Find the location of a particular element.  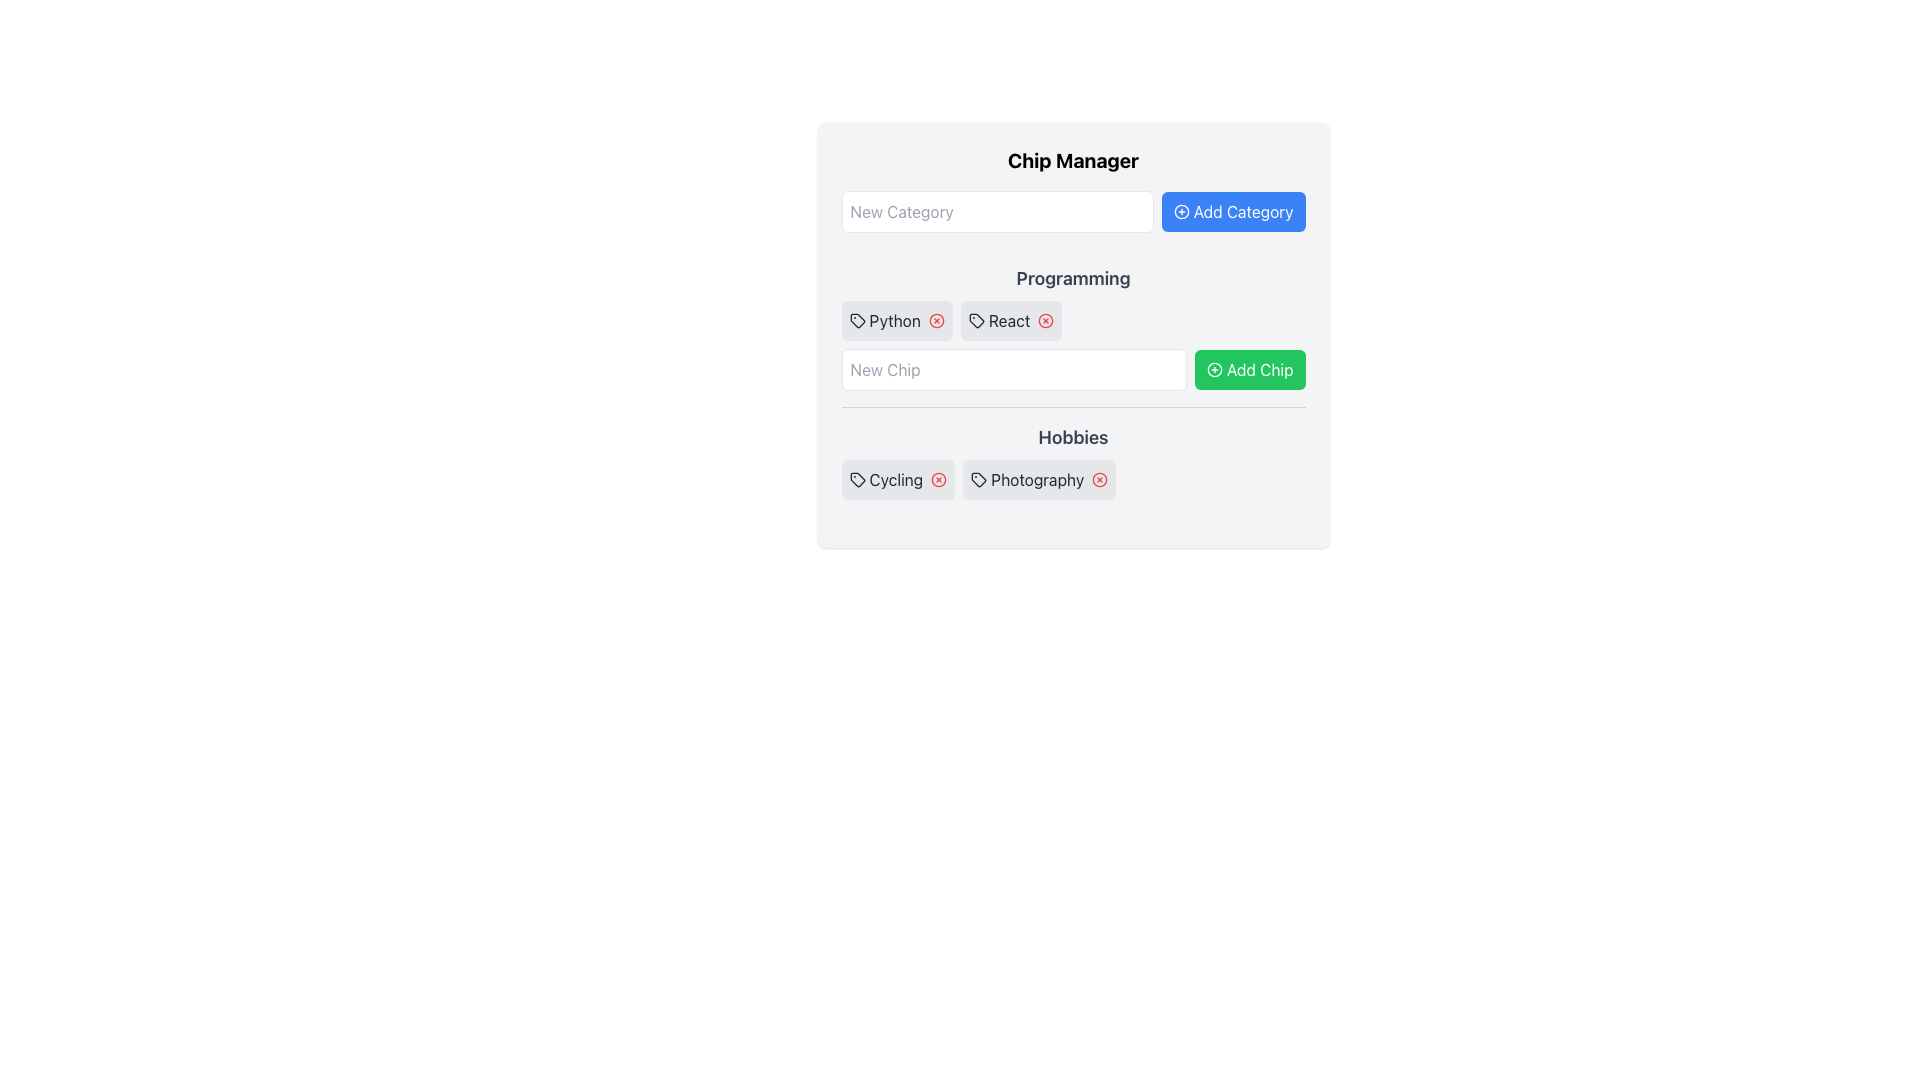

the tag-like icon representing the 'Cycling' group in the 'Hobbies' section, located before the red delete icon is located at coordinates (857, 479).